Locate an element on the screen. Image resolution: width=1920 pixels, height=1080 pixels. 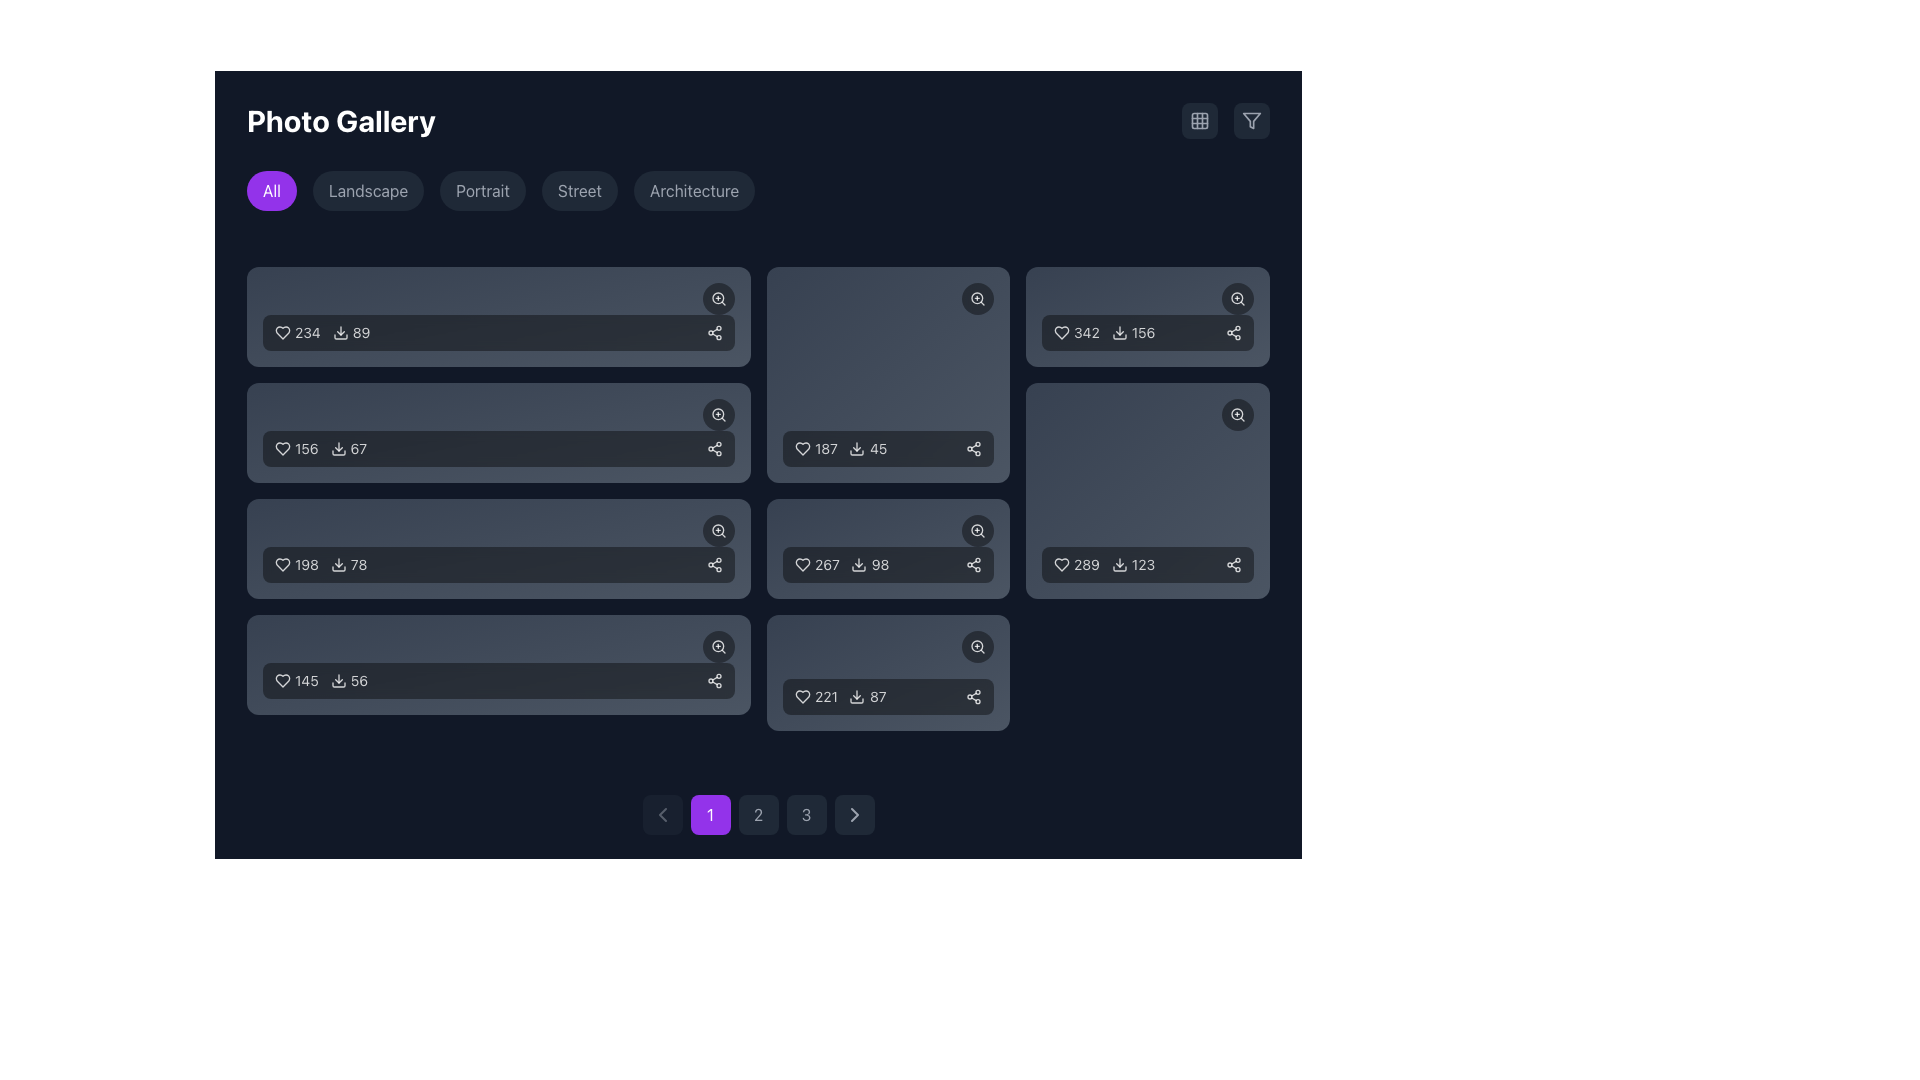
the 'like' vector icon located at the top-left corner inside a rectangular card, which indicates approval or saving preferences is located at coordinates (1061, 331).